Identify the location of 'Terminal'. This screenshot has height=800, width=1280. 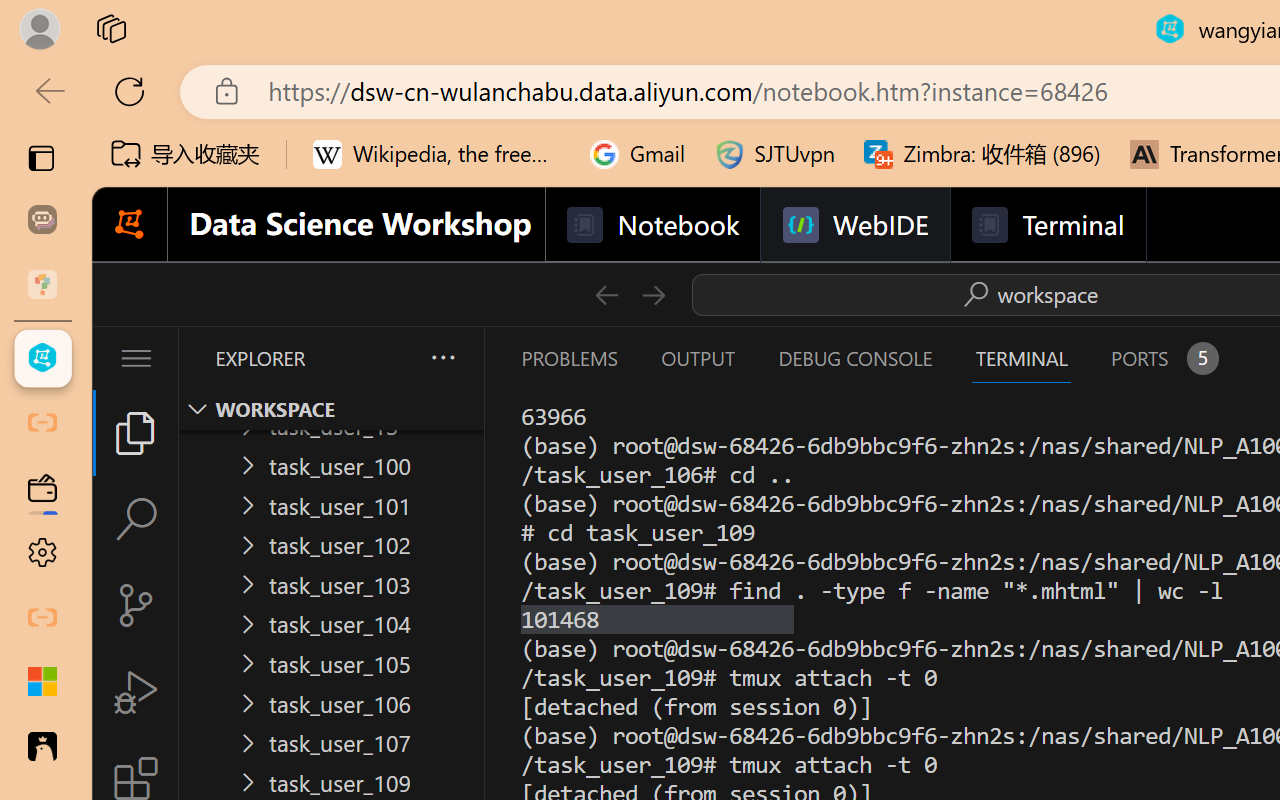
(1046, 225).